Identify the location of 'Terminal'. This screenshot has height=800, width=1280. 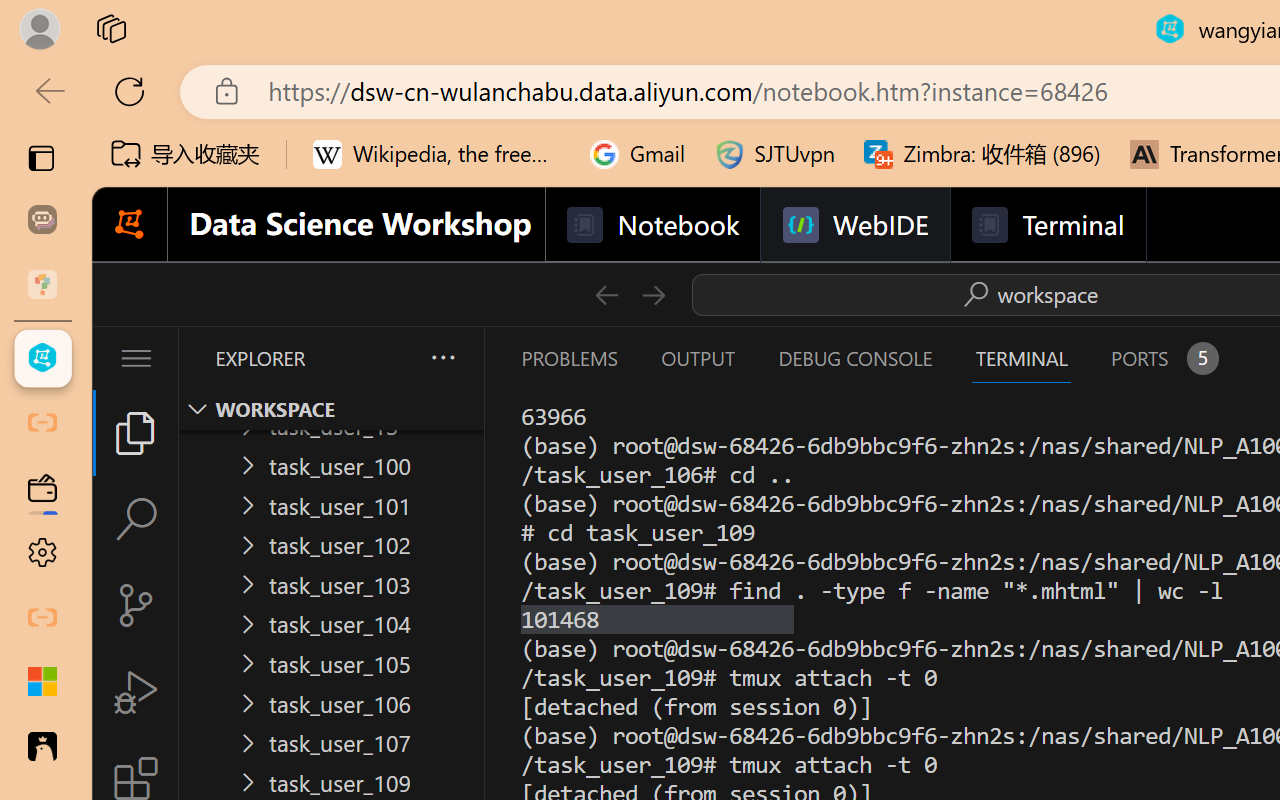
(1046, 225).